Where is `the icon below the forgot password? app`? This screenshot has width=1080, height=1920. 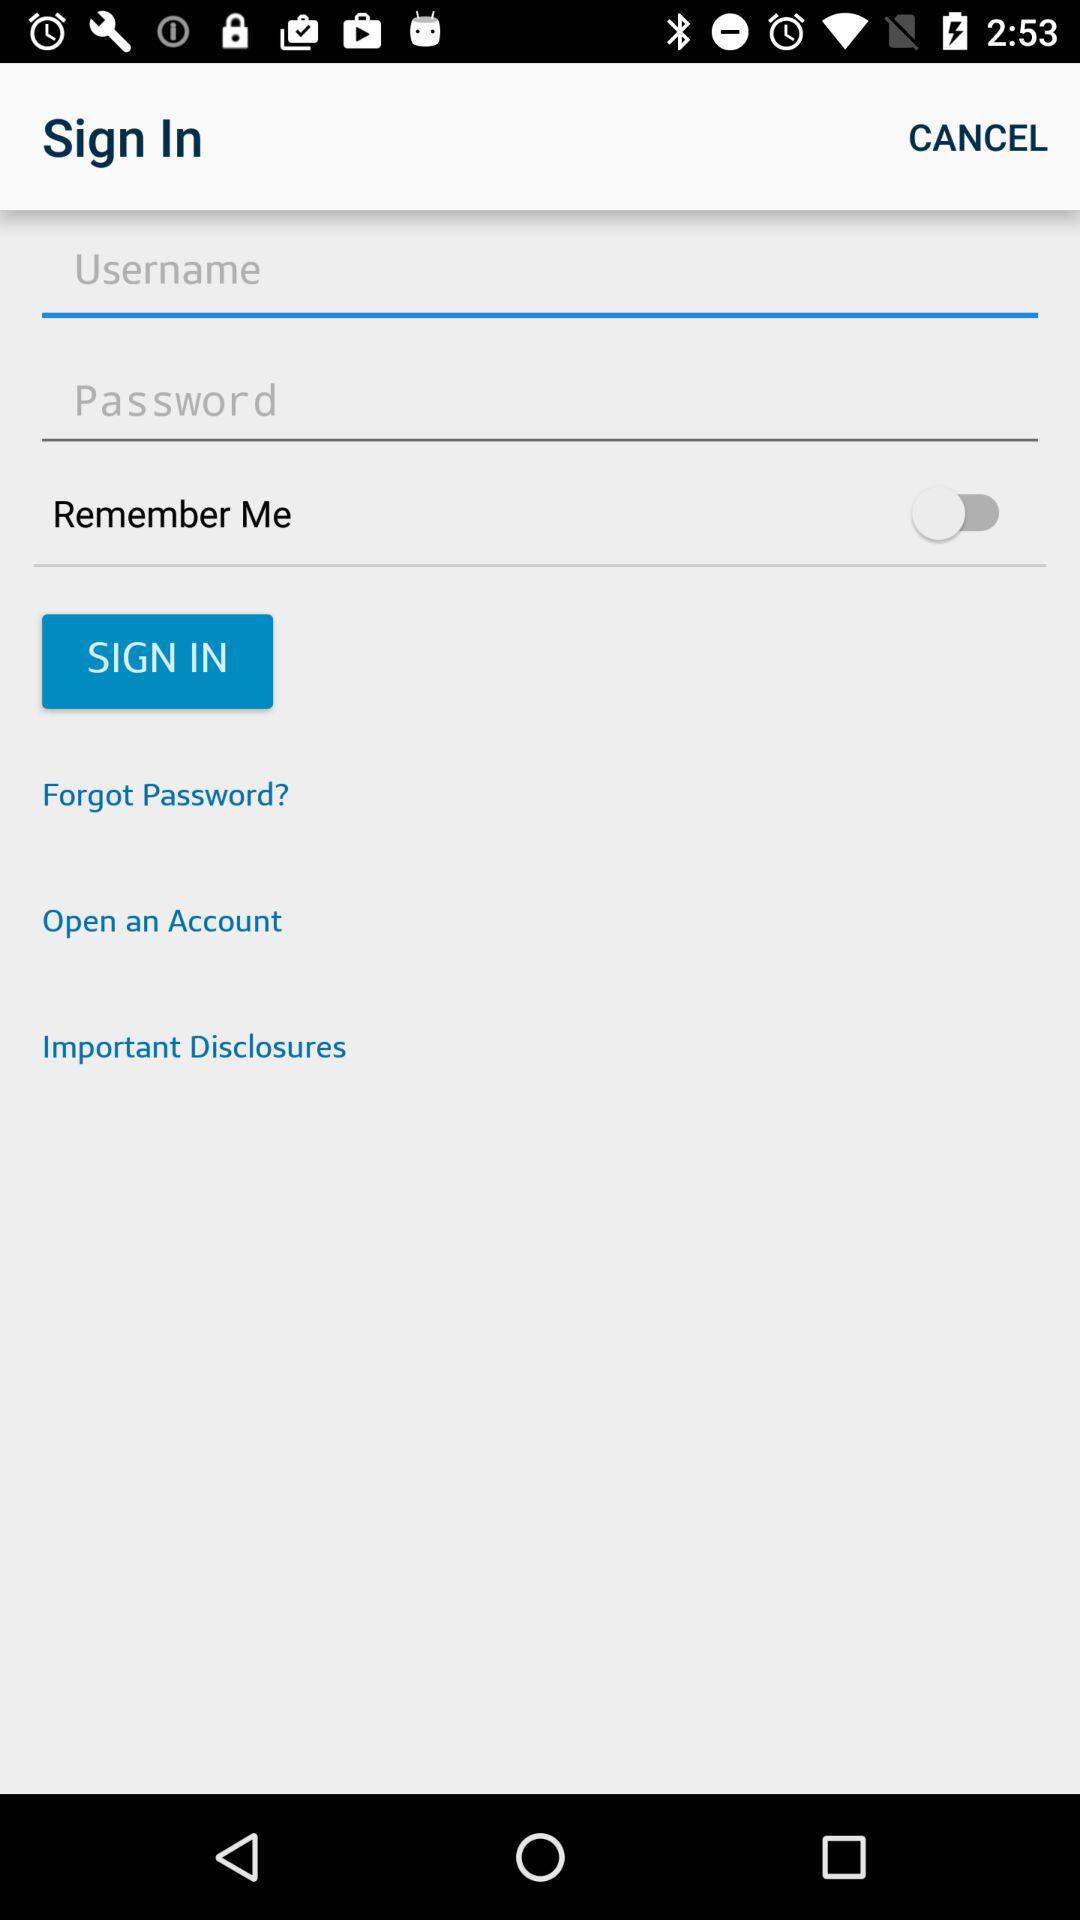
the icon below the forgot password? app is located at coordinates (540, 923).